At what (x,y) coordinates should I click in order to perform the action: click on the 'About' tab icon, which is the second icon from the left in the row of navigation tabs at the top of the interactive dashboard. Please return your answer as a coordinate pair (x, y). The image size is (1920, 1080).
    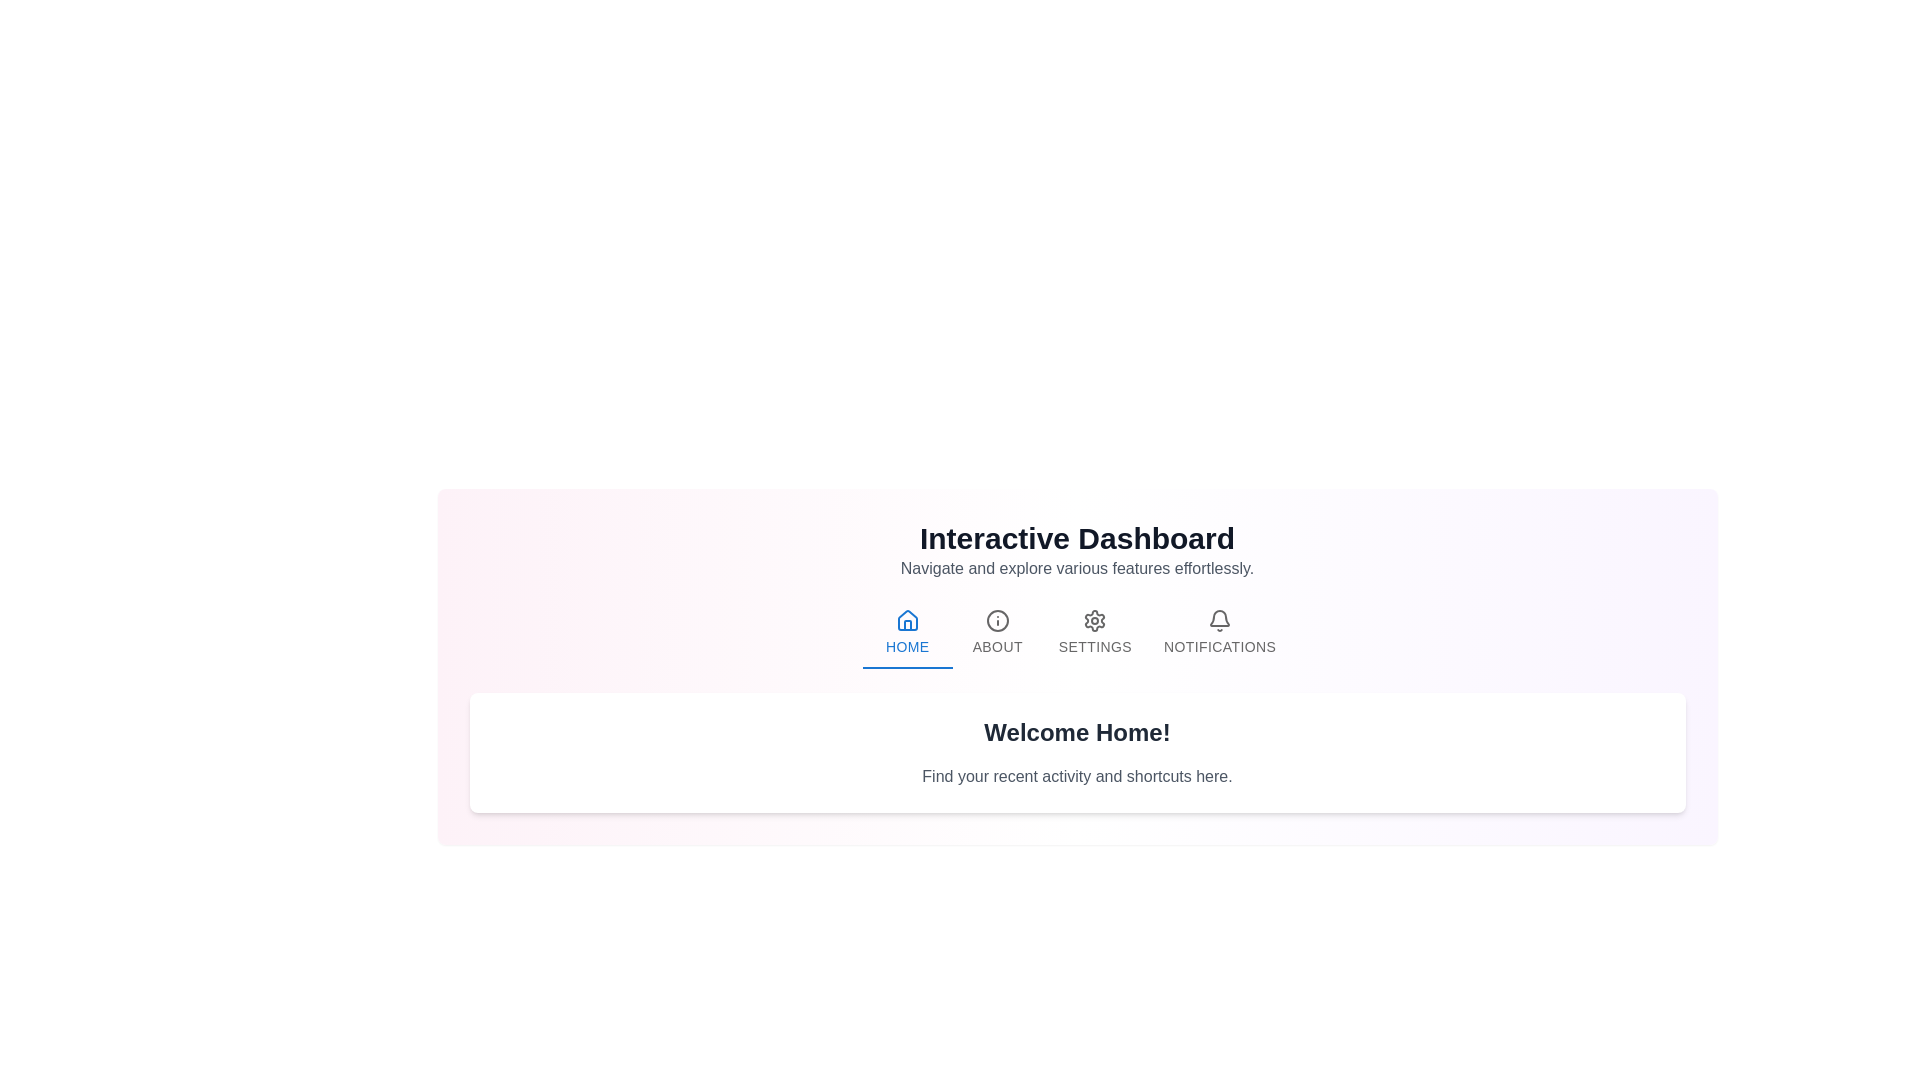
    Looking at the image, I should click on (997, 620).